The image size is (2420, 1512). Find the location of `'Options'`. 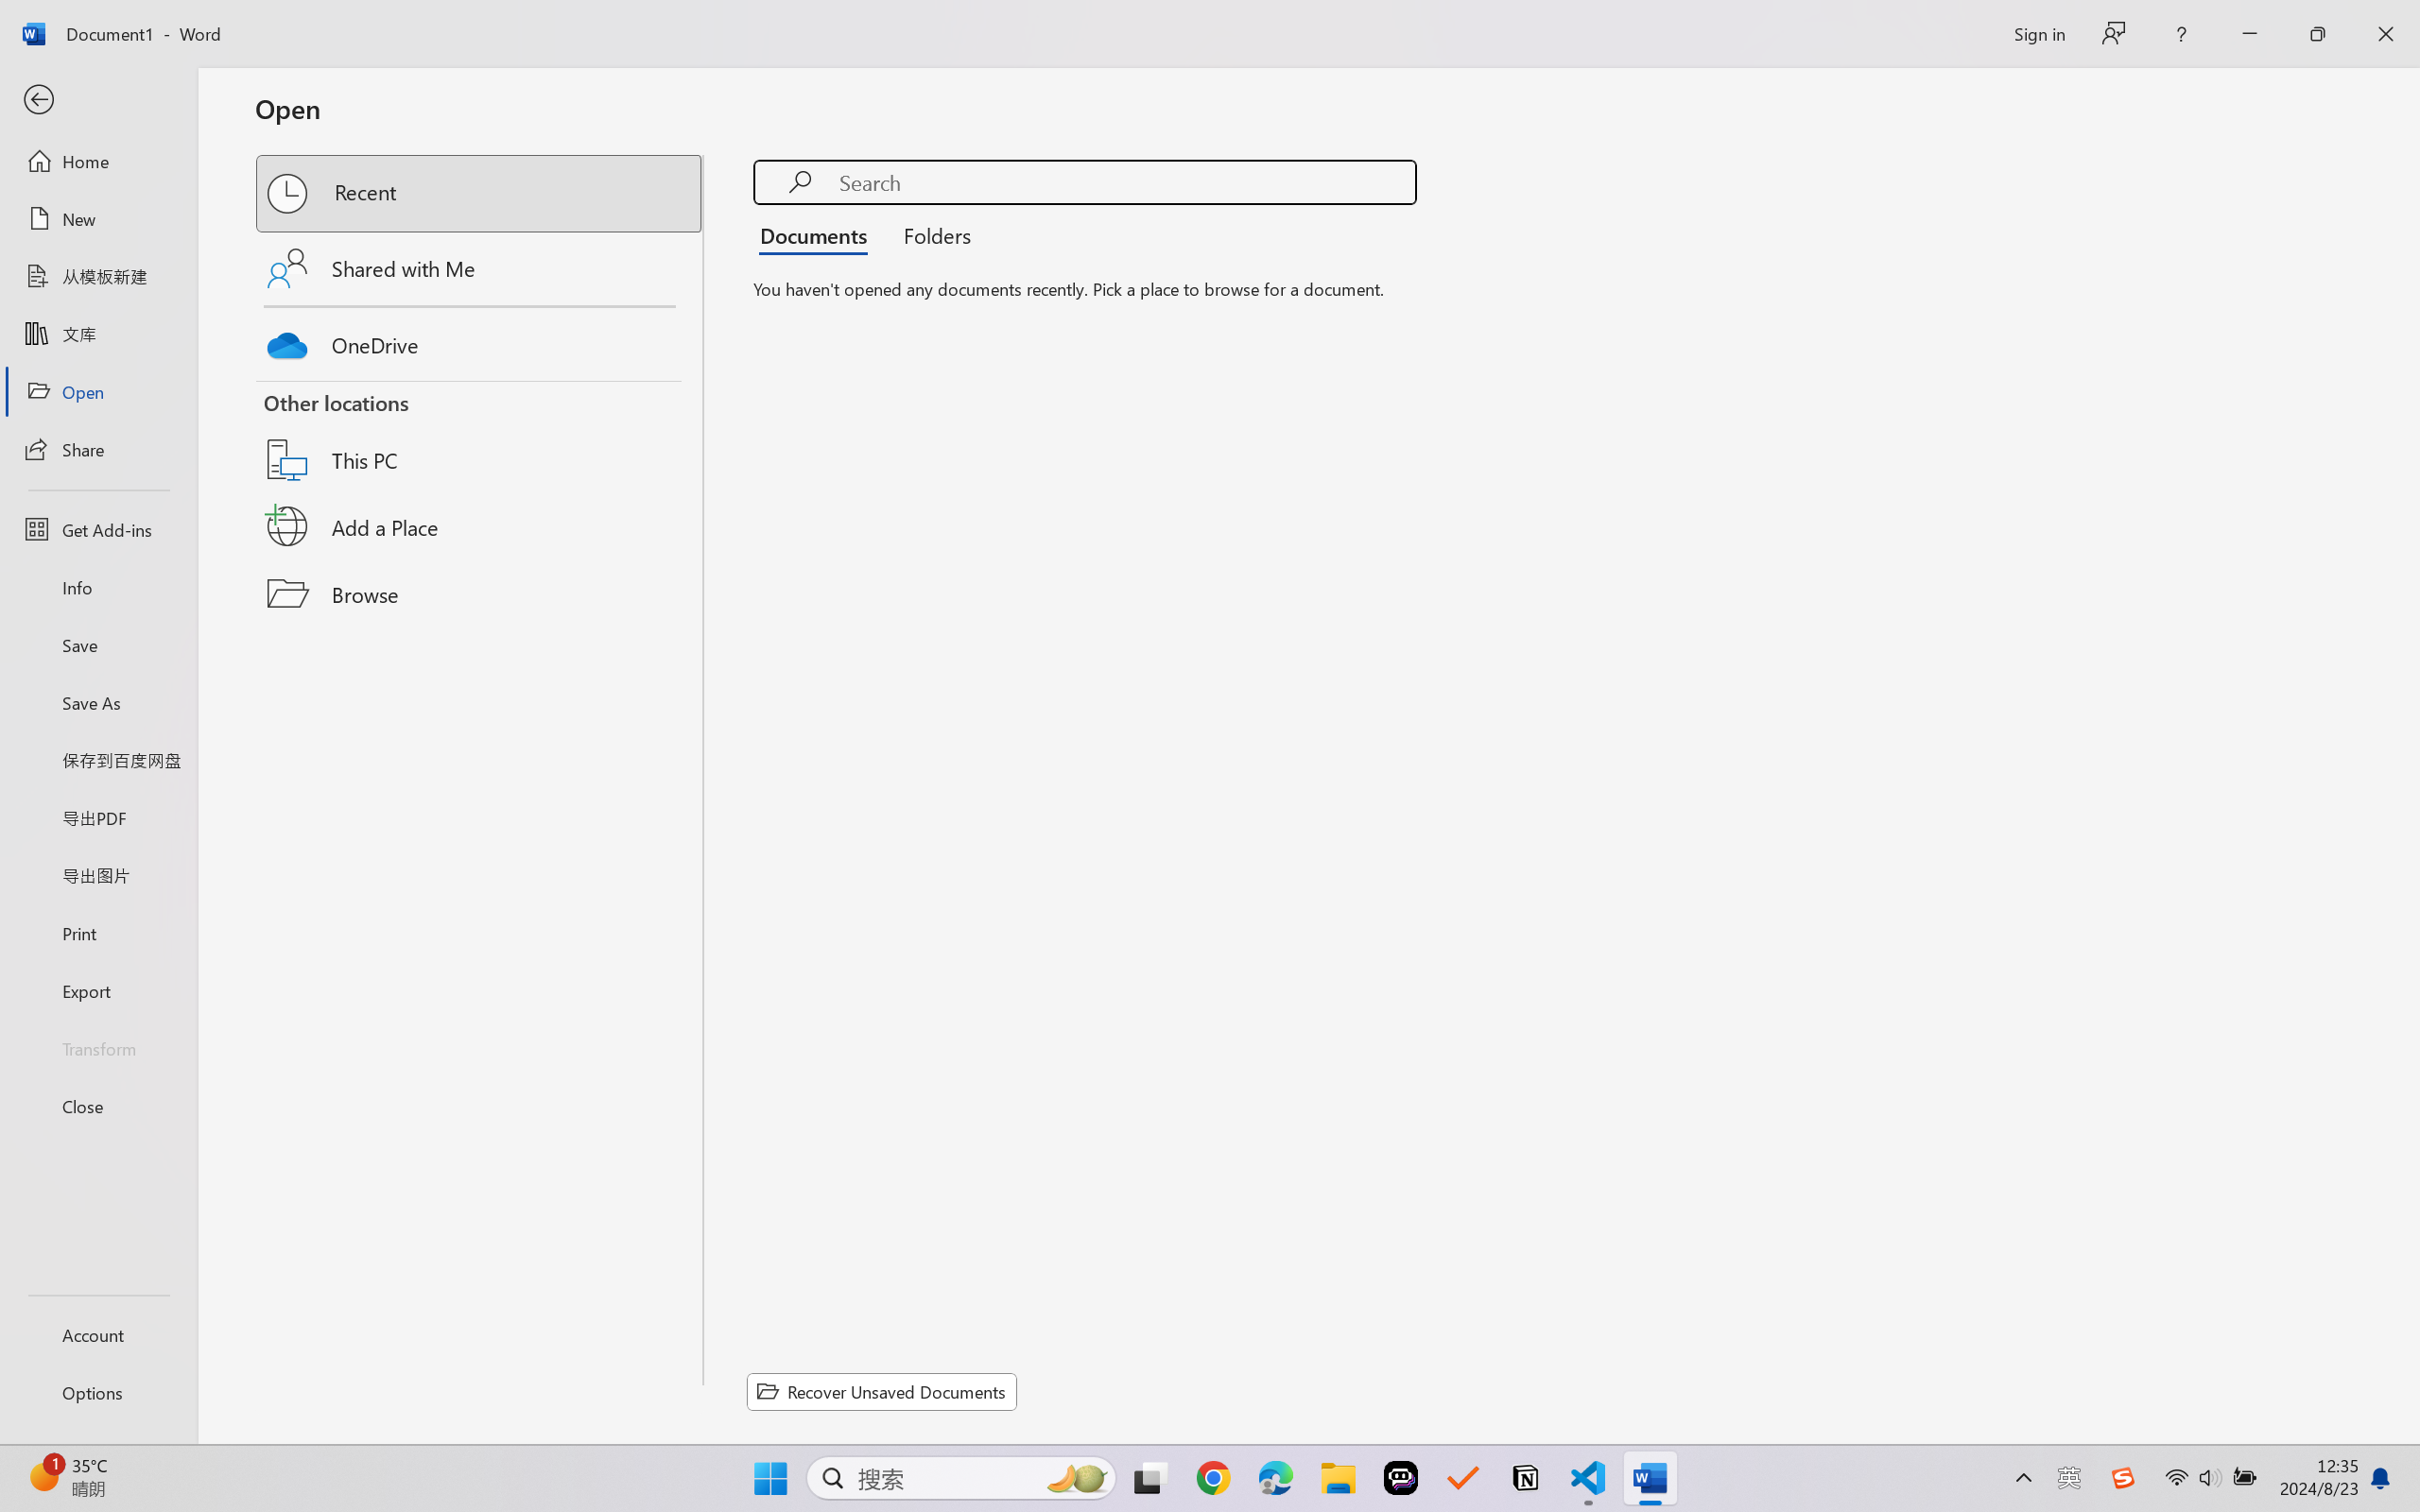

'Options' is located at coordinates (97, 1391).